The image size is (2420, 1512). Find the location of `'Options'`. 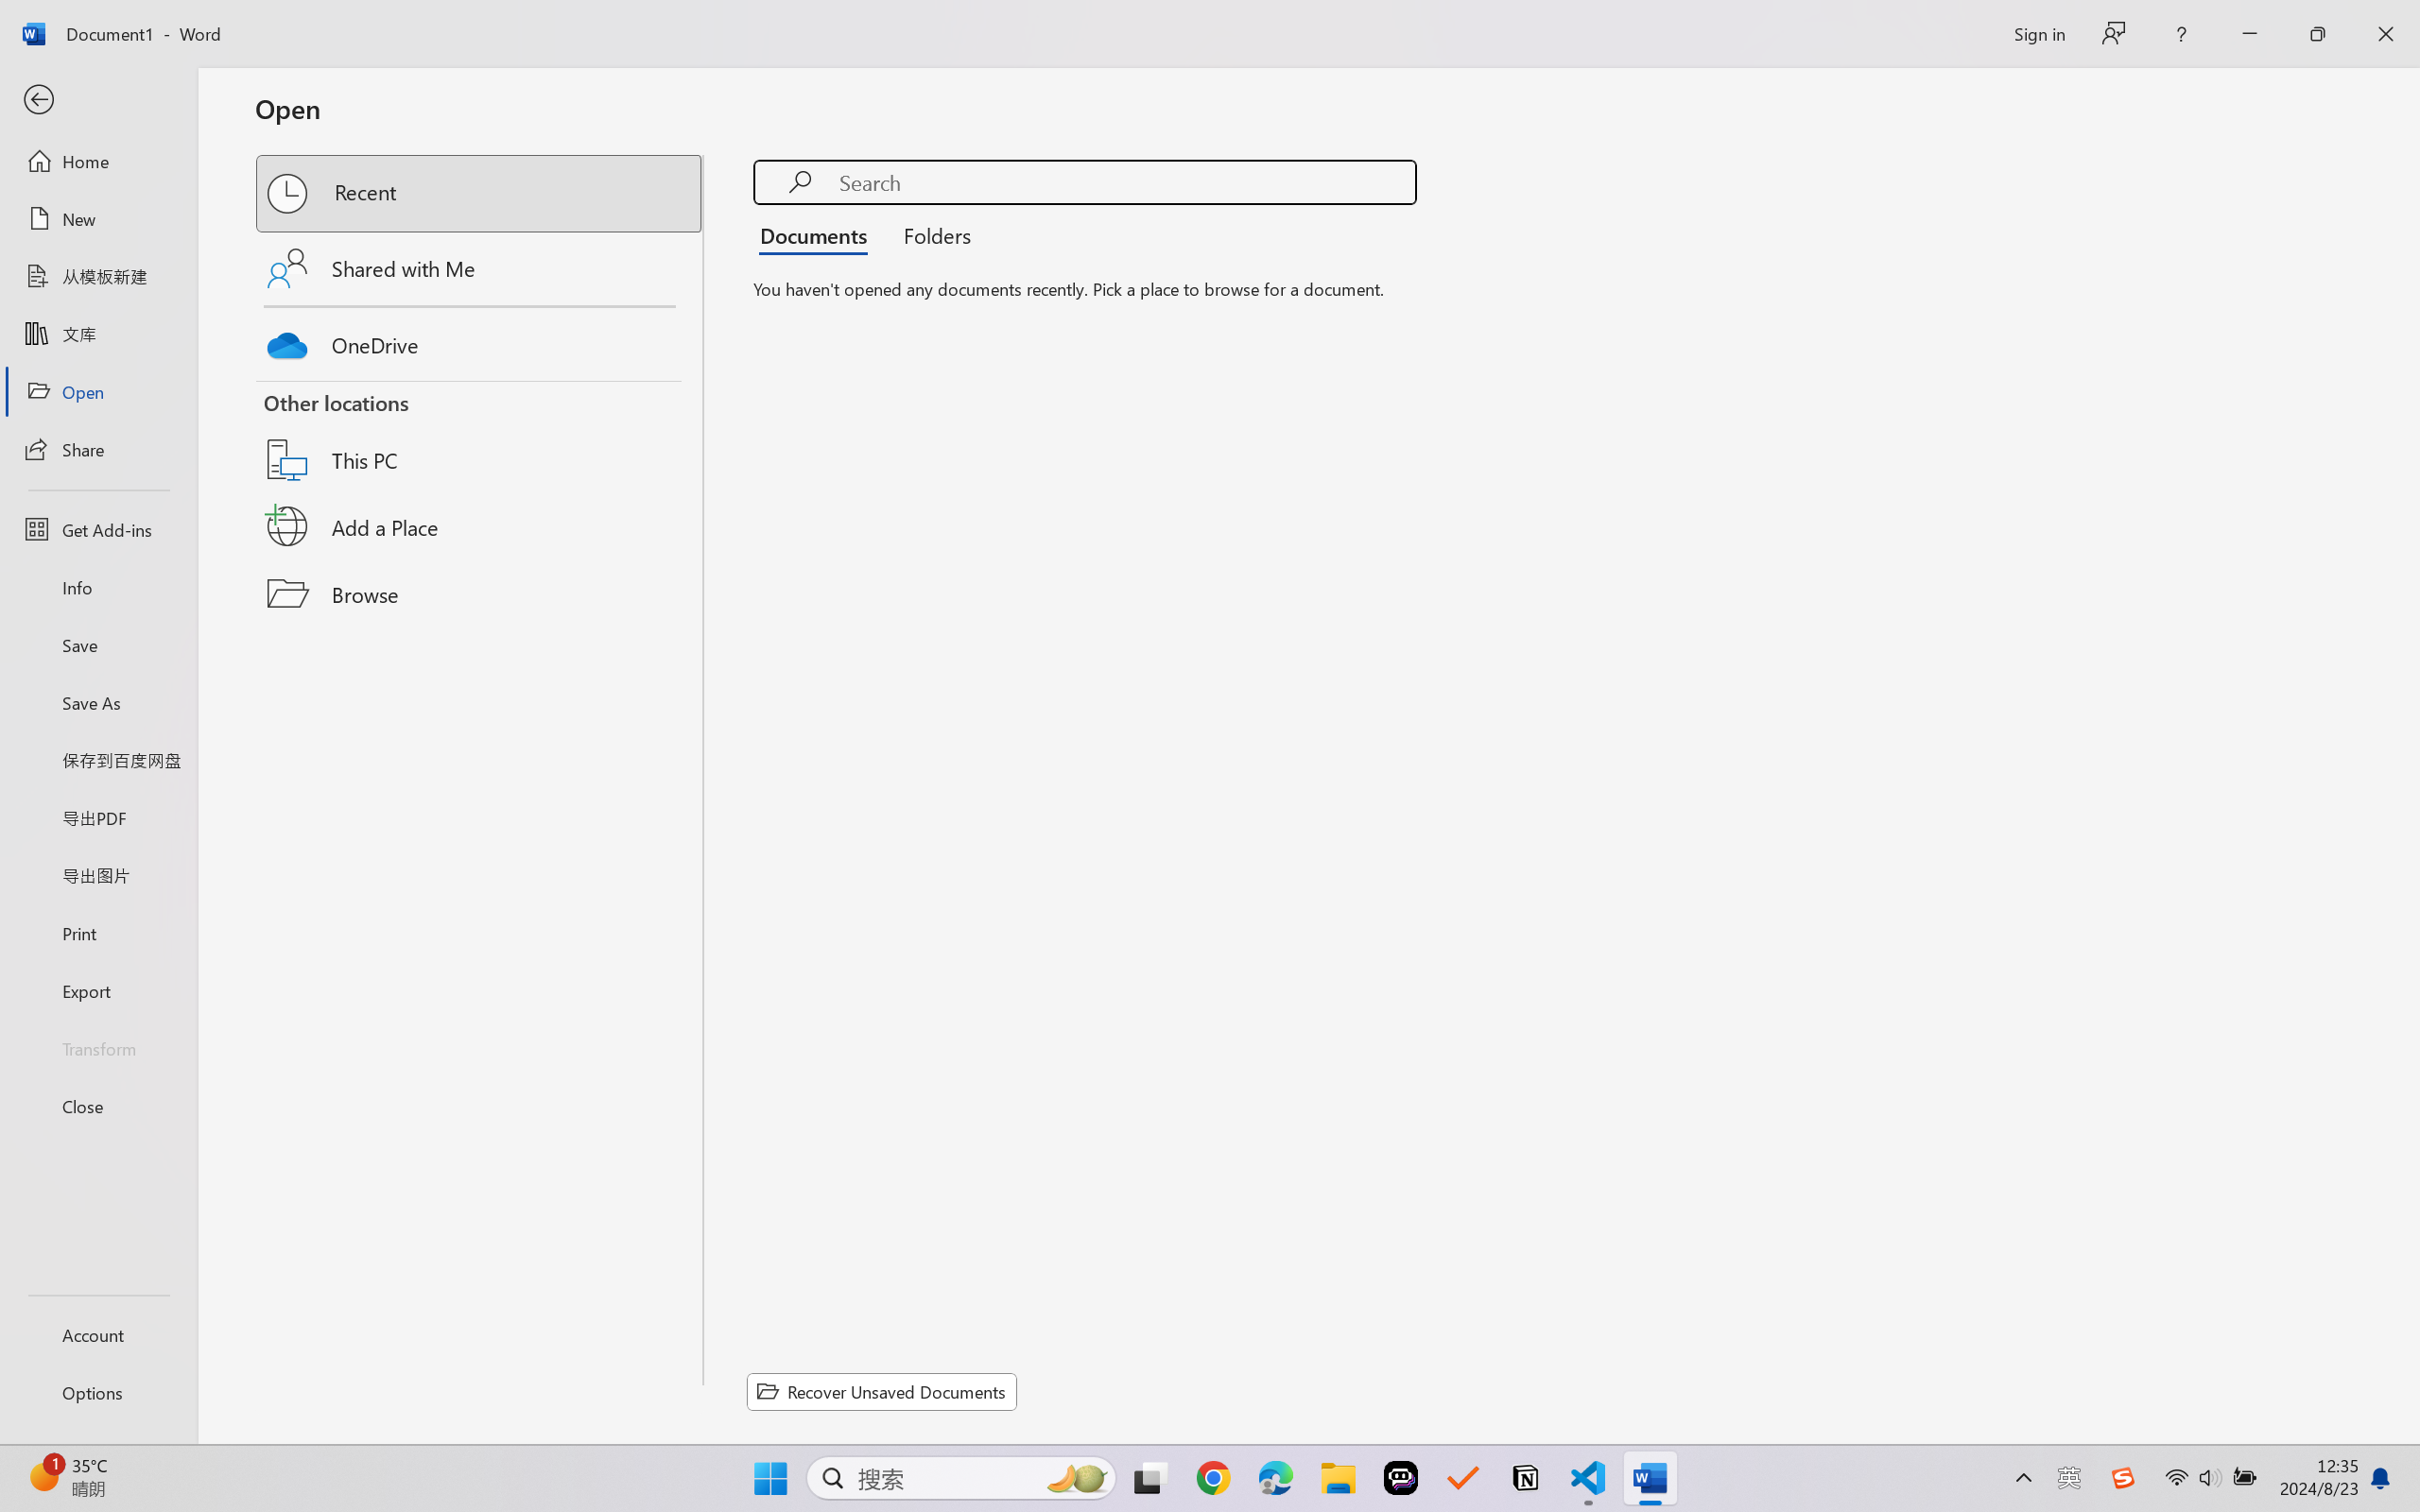

'Options' is located at coordinates (97, 1391).